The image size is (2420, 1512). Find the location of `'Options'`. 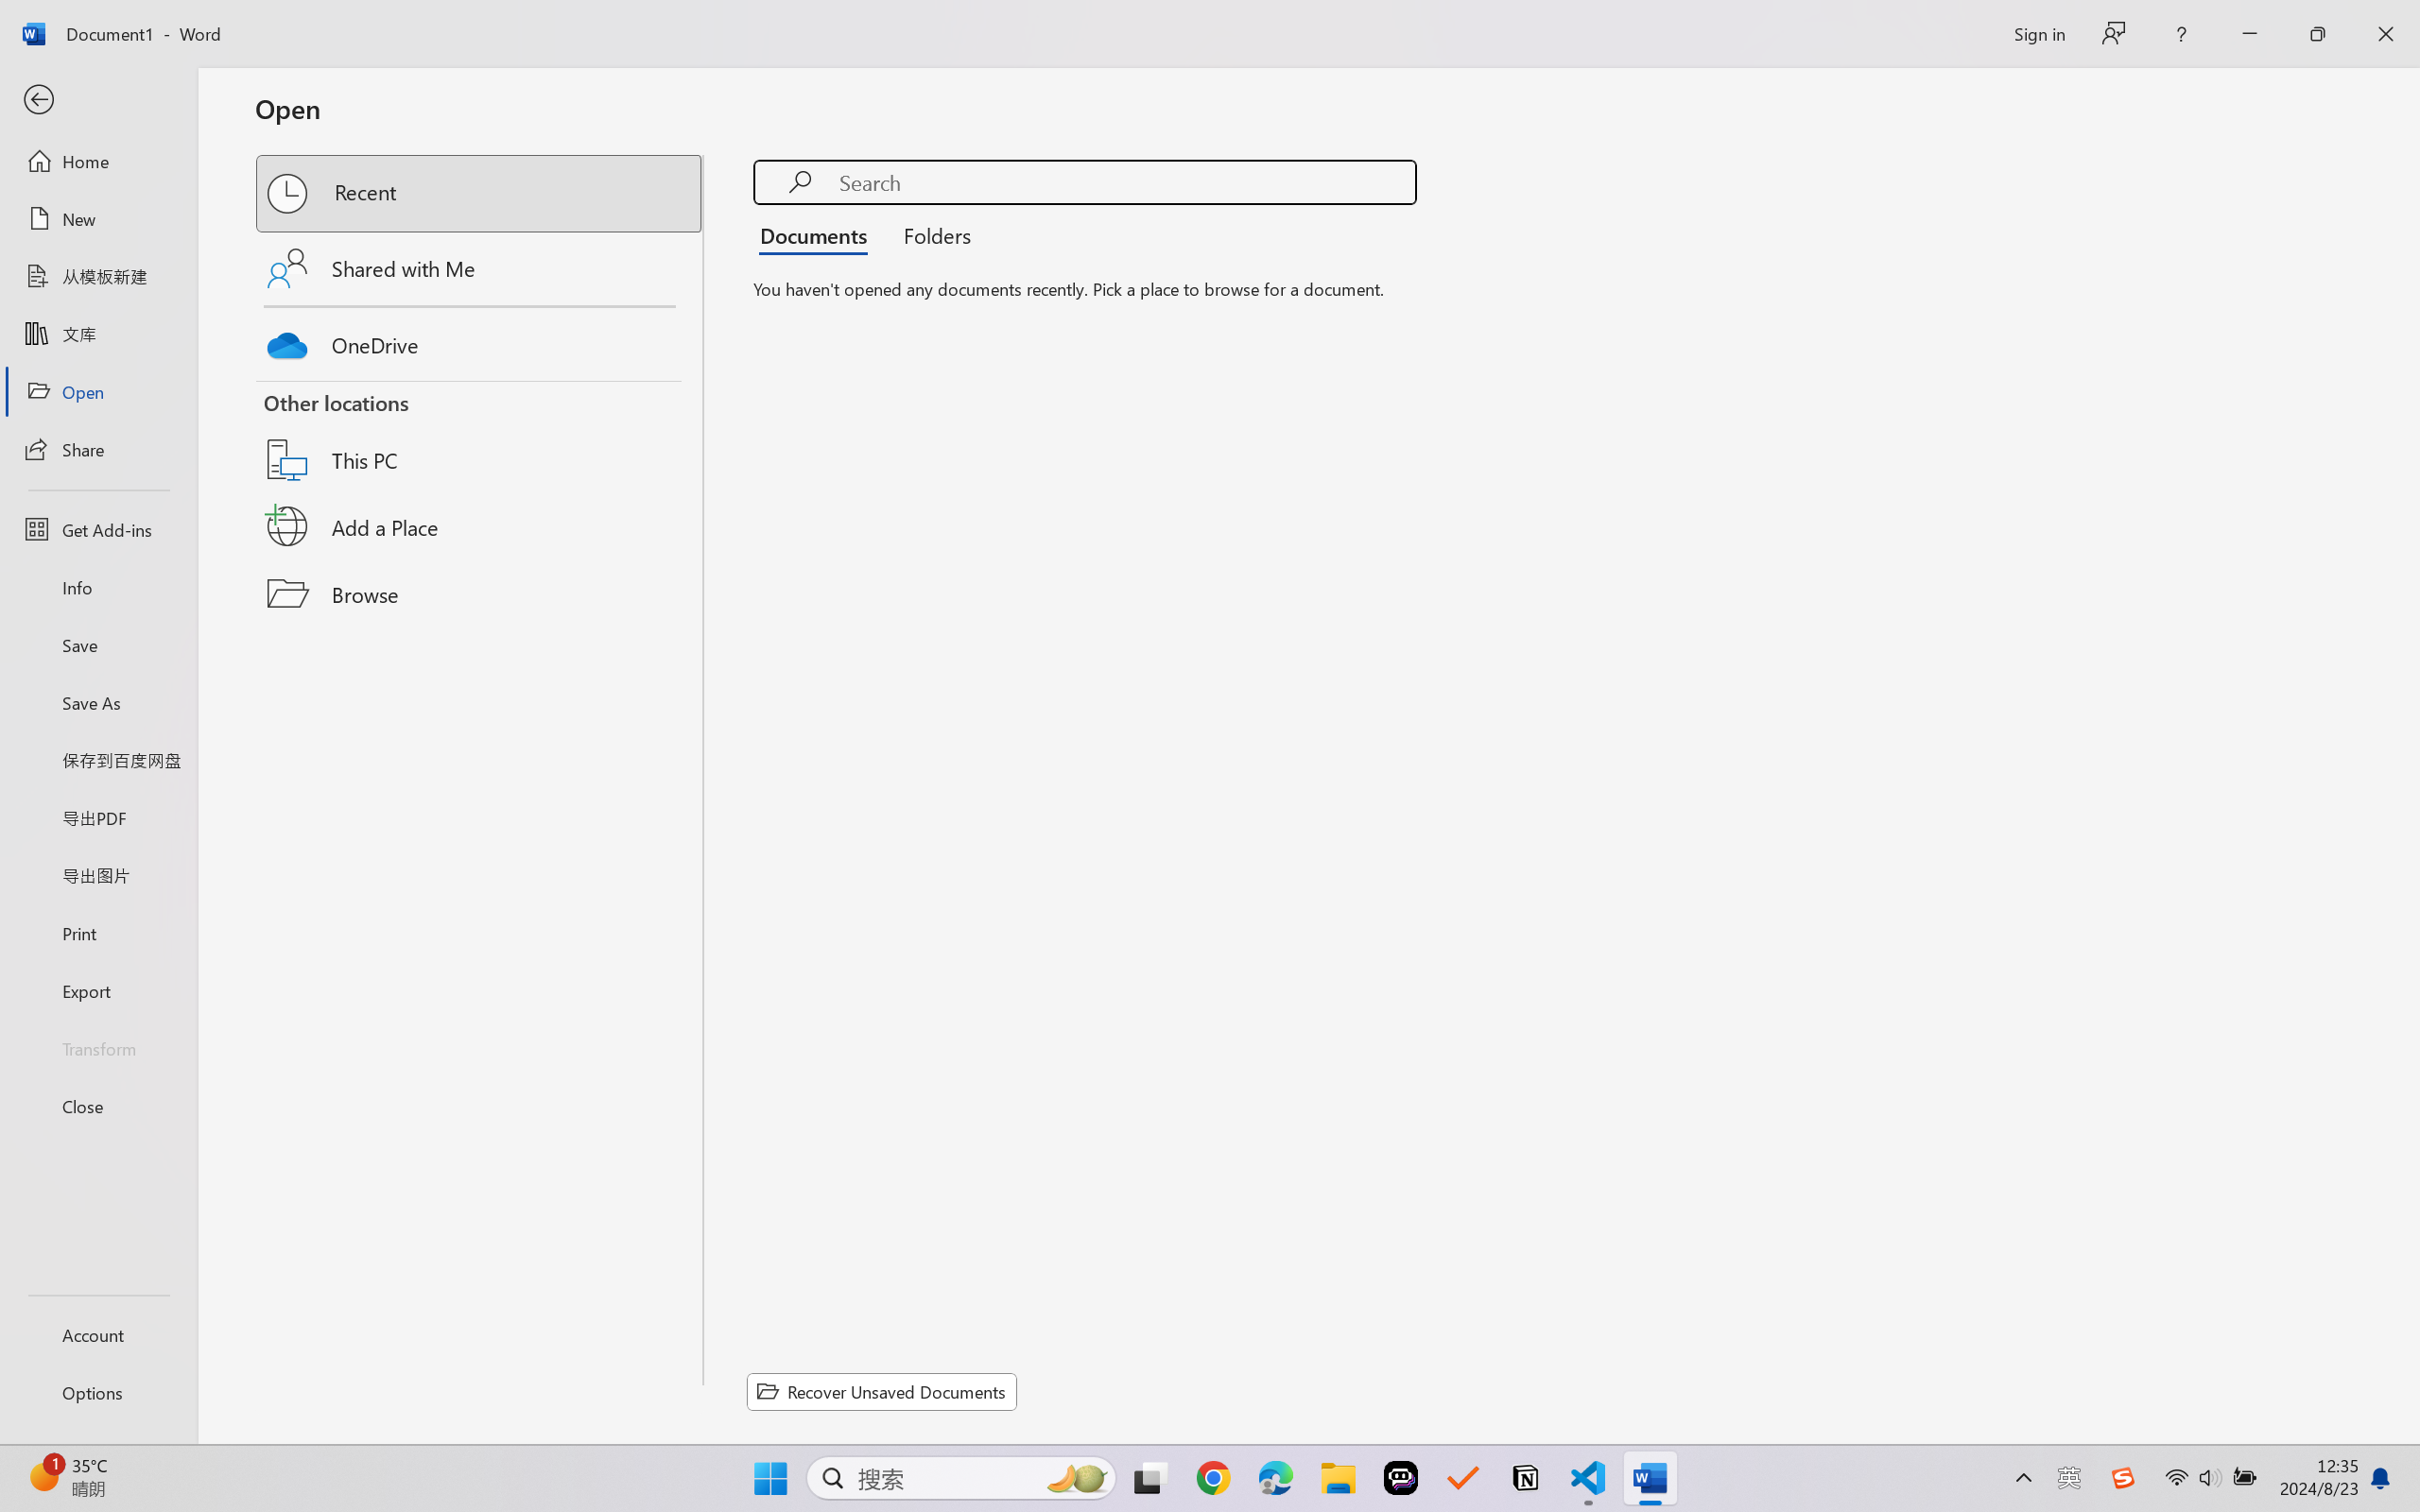

'Options' is located at coordinates (97, 1391).